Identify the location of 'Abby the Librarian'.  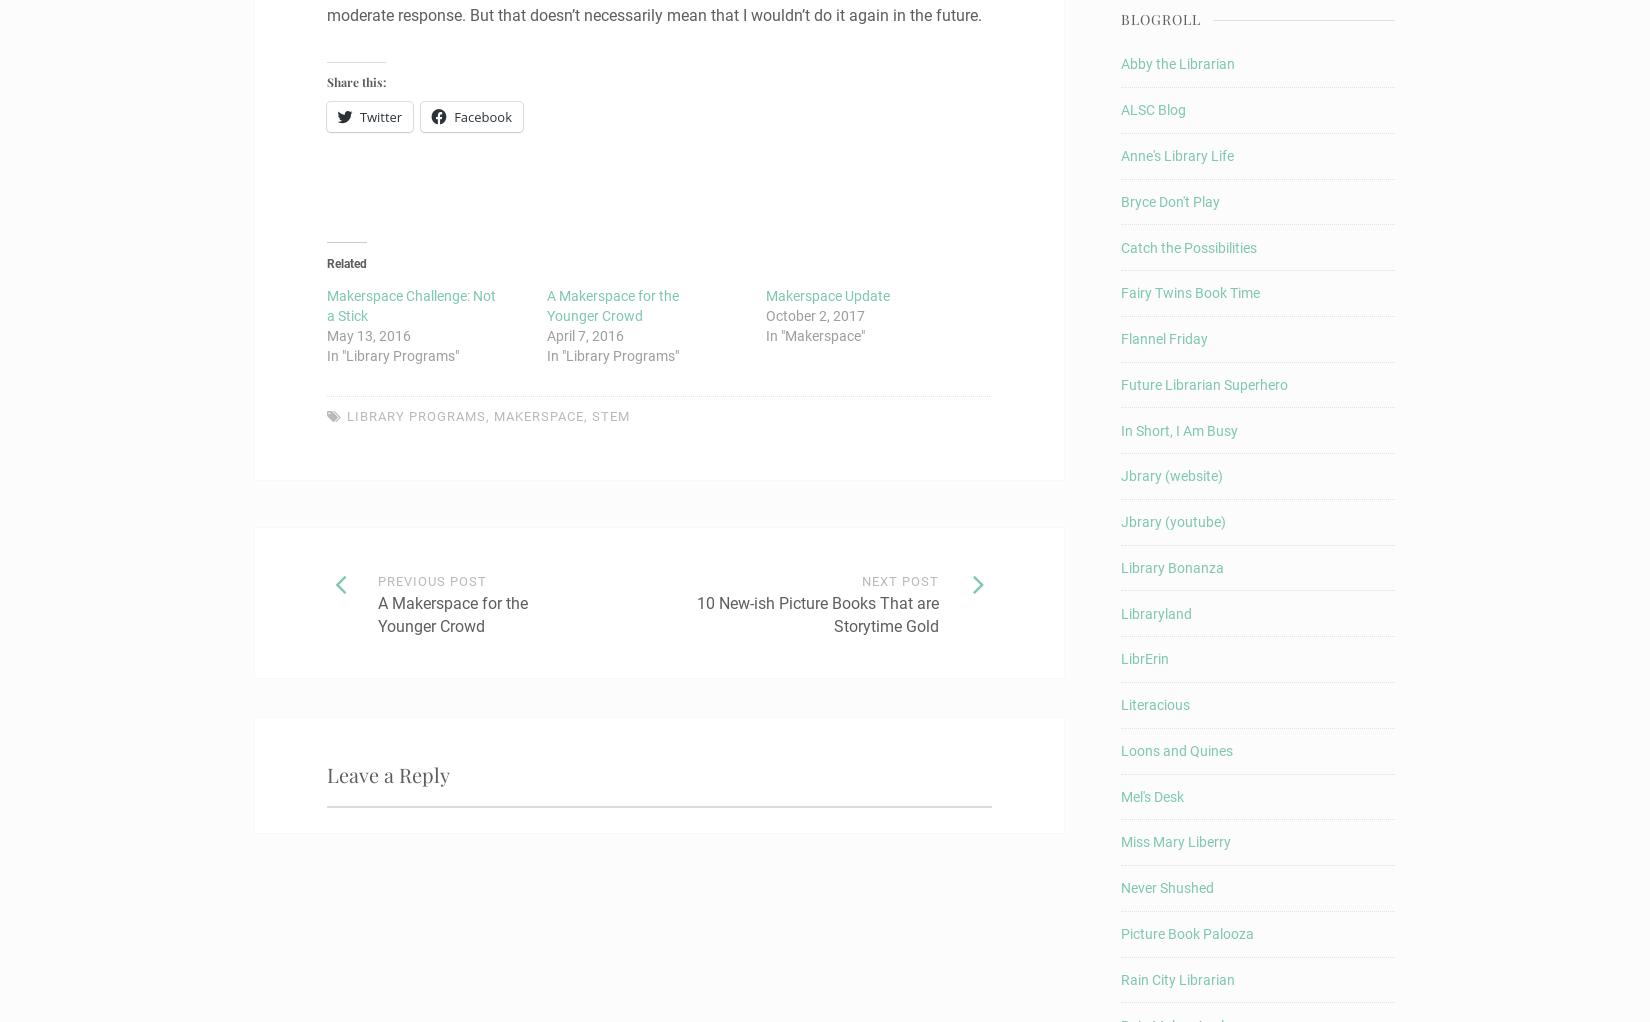
(1177, 63).